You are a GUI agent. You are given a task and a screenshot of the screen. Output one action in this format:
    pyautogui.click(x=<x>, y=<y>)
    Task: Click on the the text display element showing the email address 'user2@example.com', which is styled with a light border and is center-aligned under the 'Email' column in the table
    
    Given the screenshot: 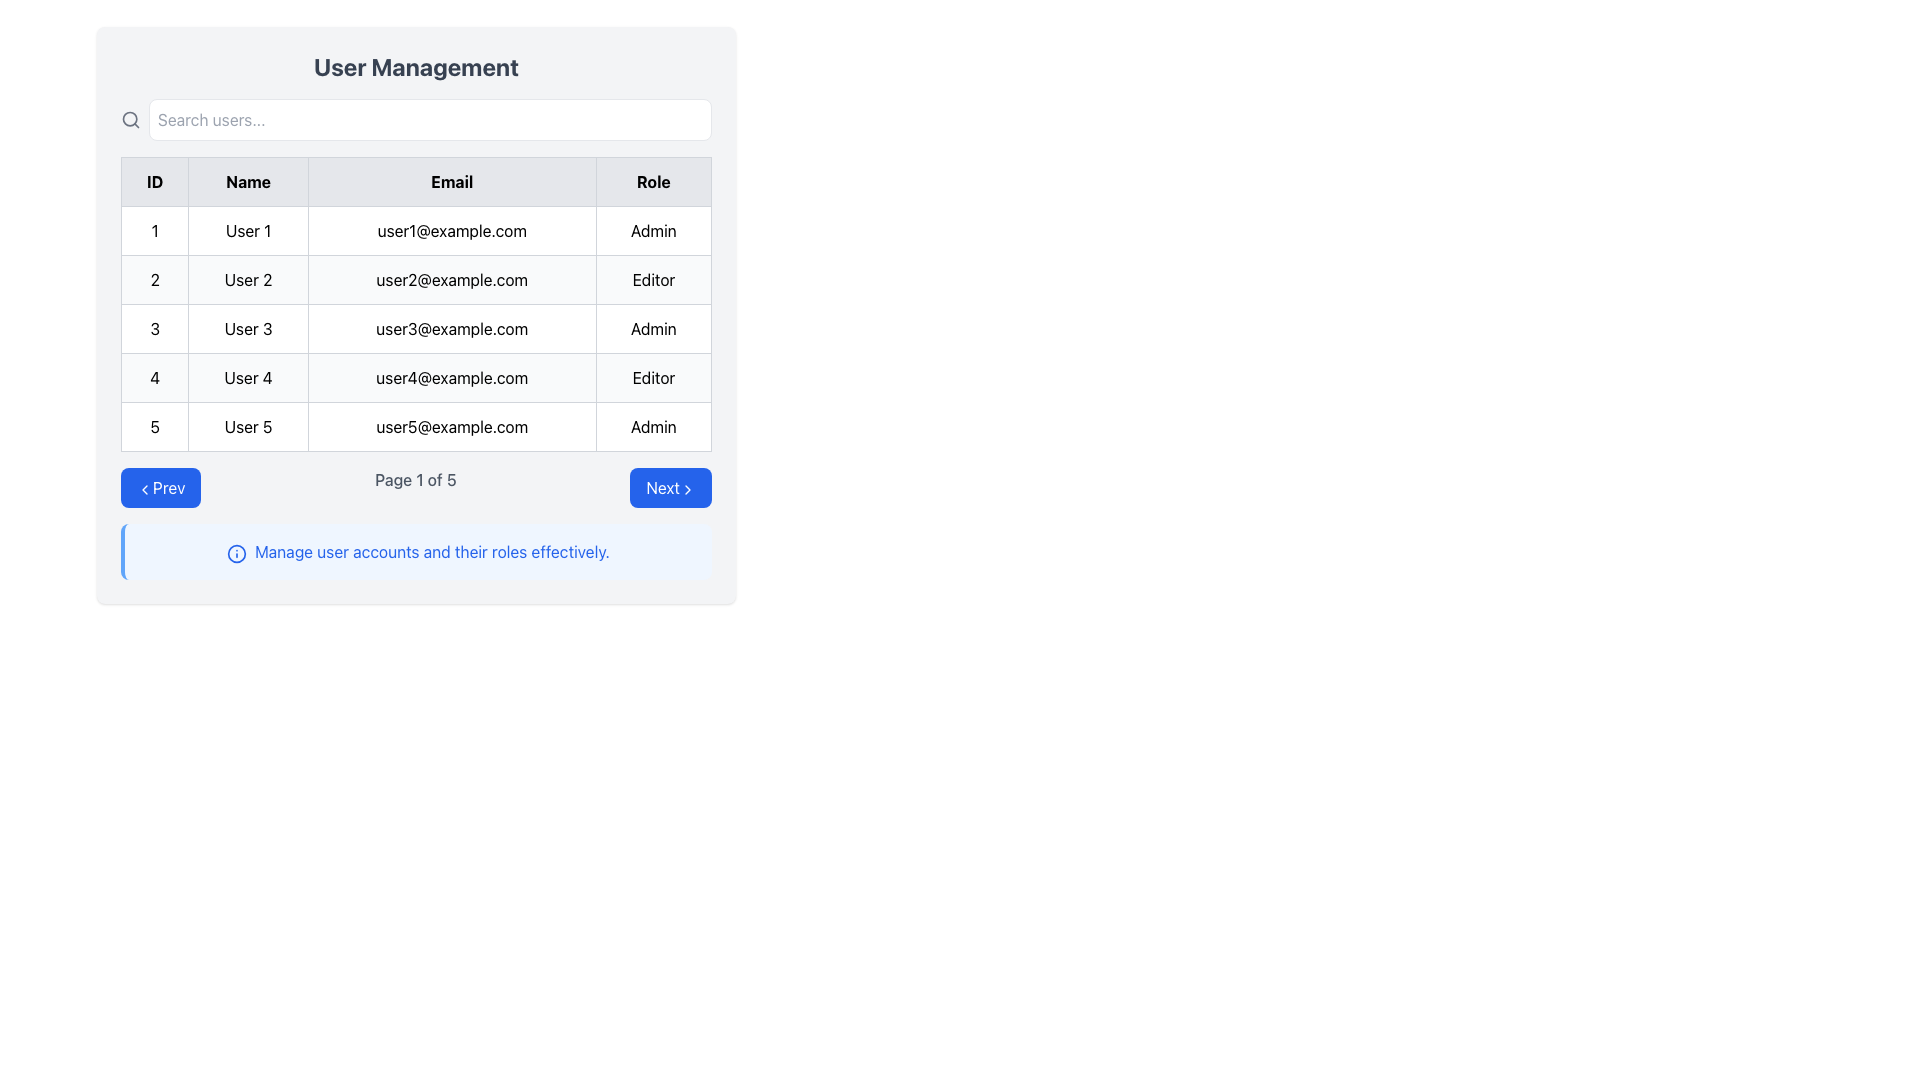 What is the action you would take?
    pyautogui.click(x=451, y=280)
    